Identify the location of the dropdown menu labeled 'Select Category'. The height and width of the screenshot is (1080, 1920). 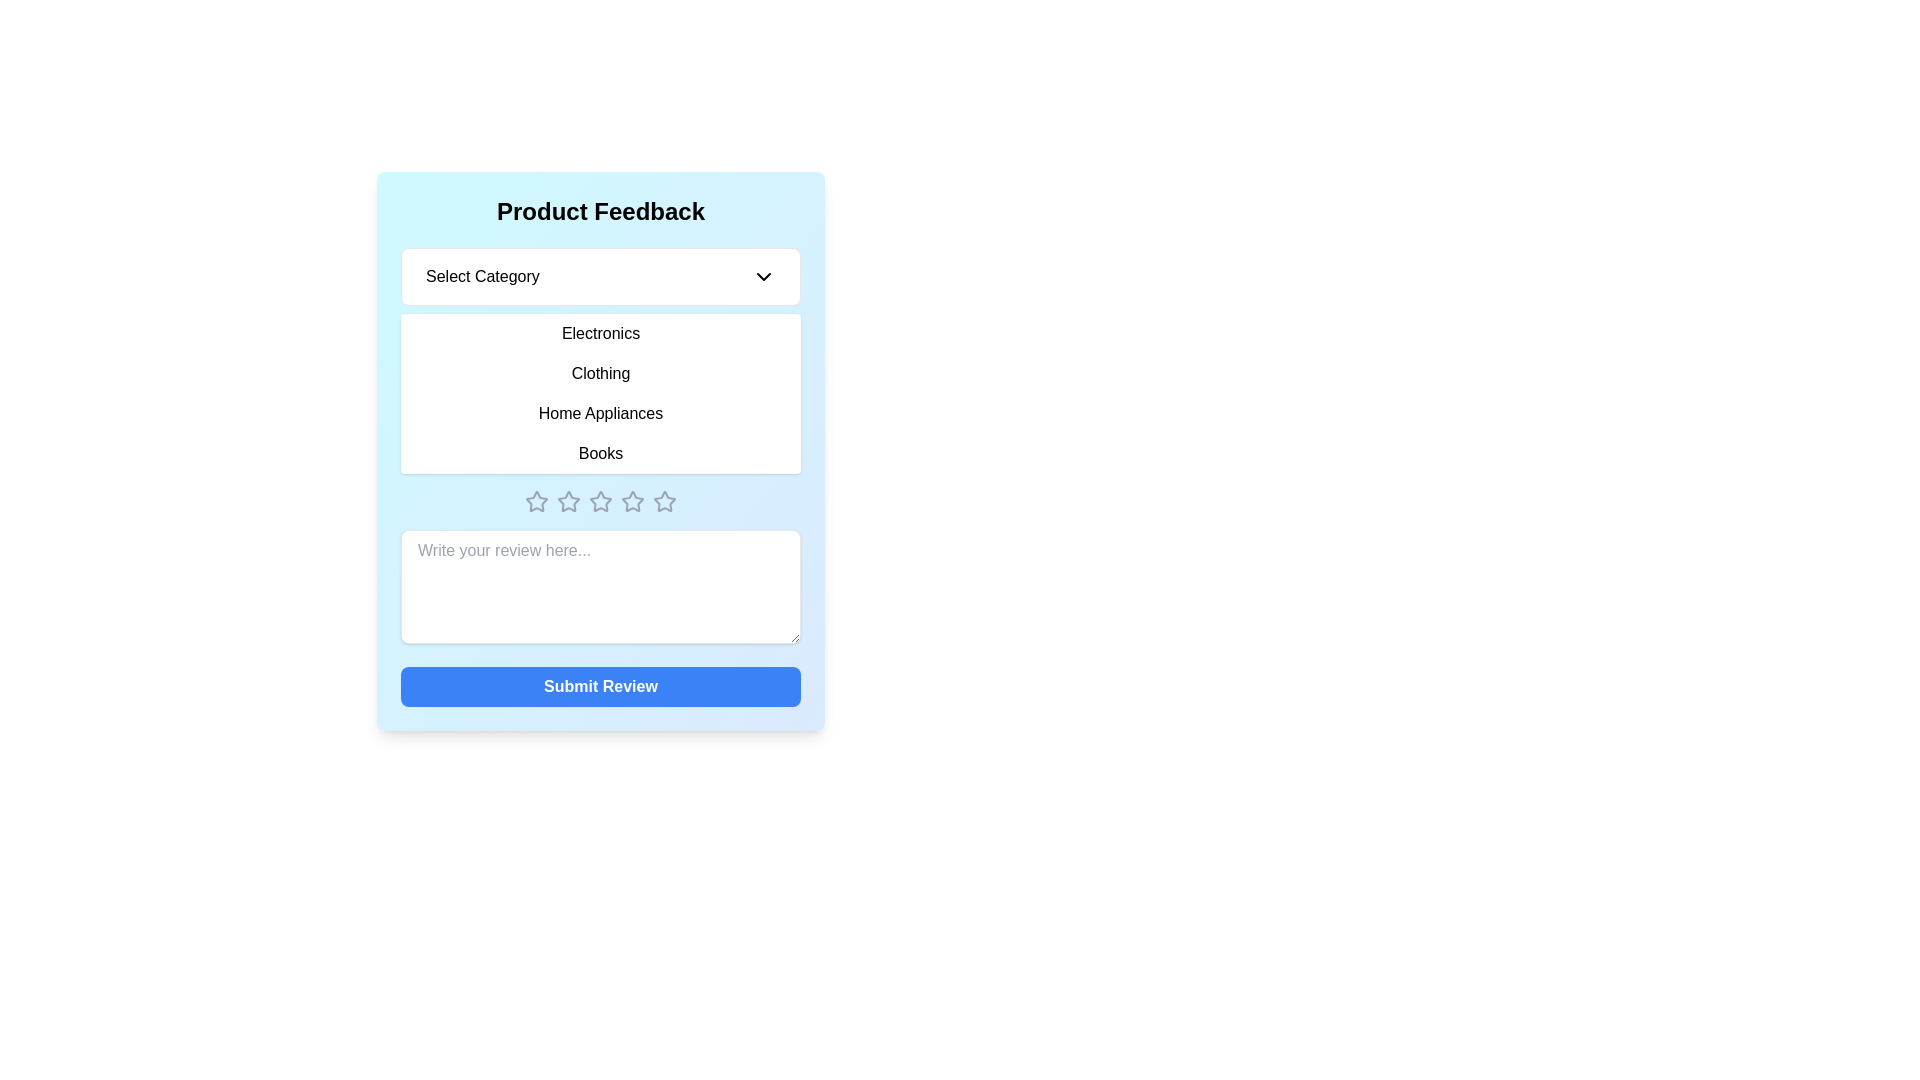
(599, 277).